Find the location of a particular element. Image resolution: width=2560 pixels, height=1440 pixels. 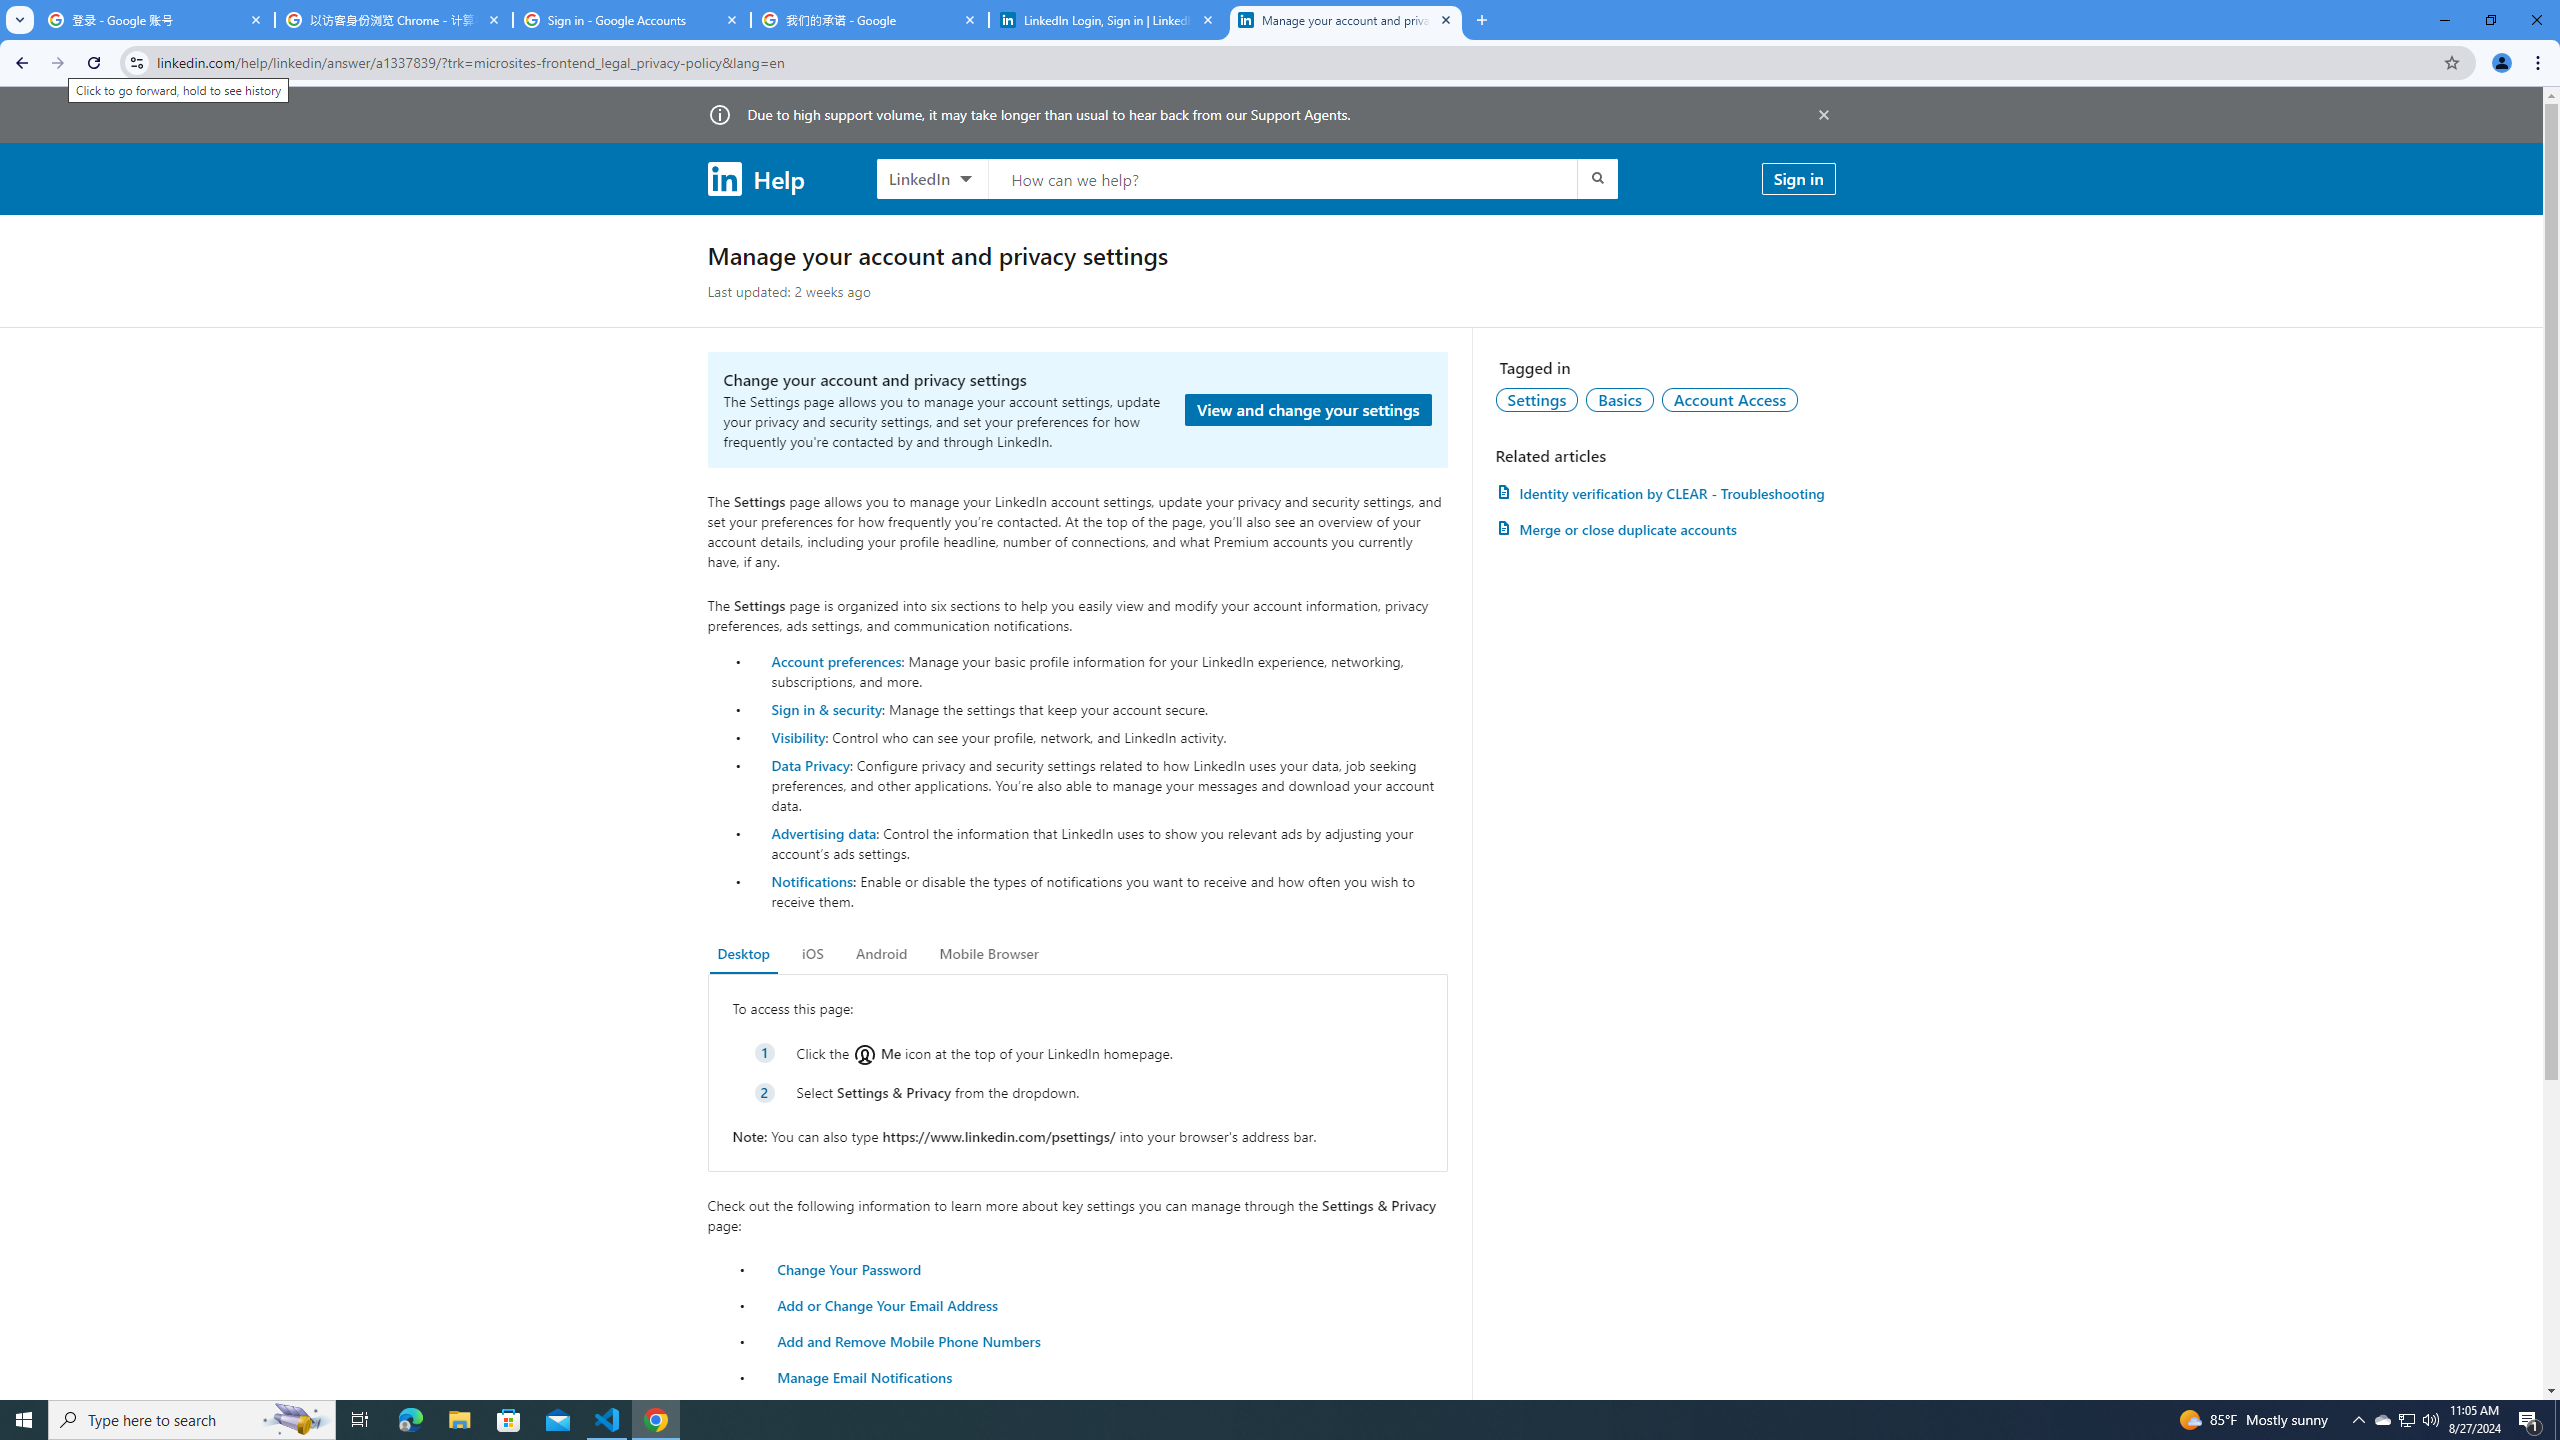

'Desktop' is located at coordinates (742, 953).